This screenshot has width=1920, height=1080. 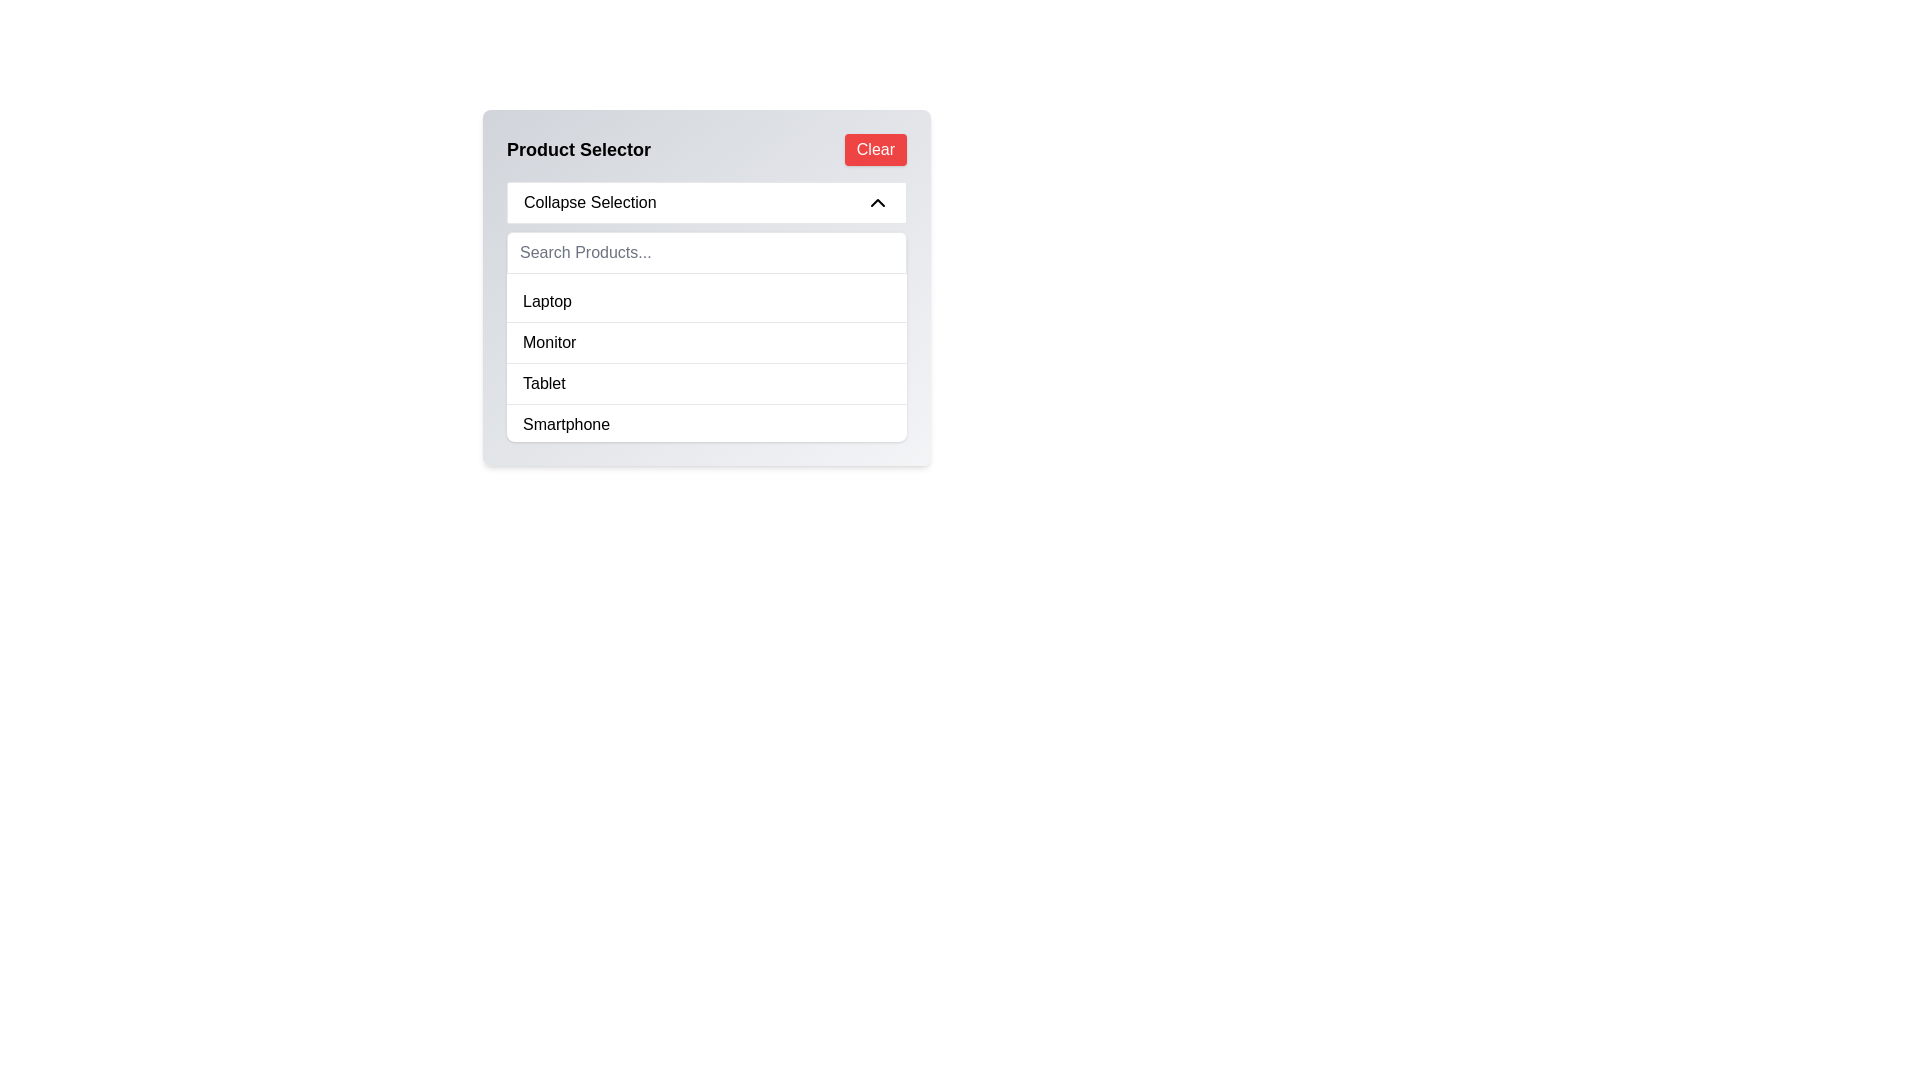 I want to click on the list item labeled 'Monitor', so click(x=706, y=342).